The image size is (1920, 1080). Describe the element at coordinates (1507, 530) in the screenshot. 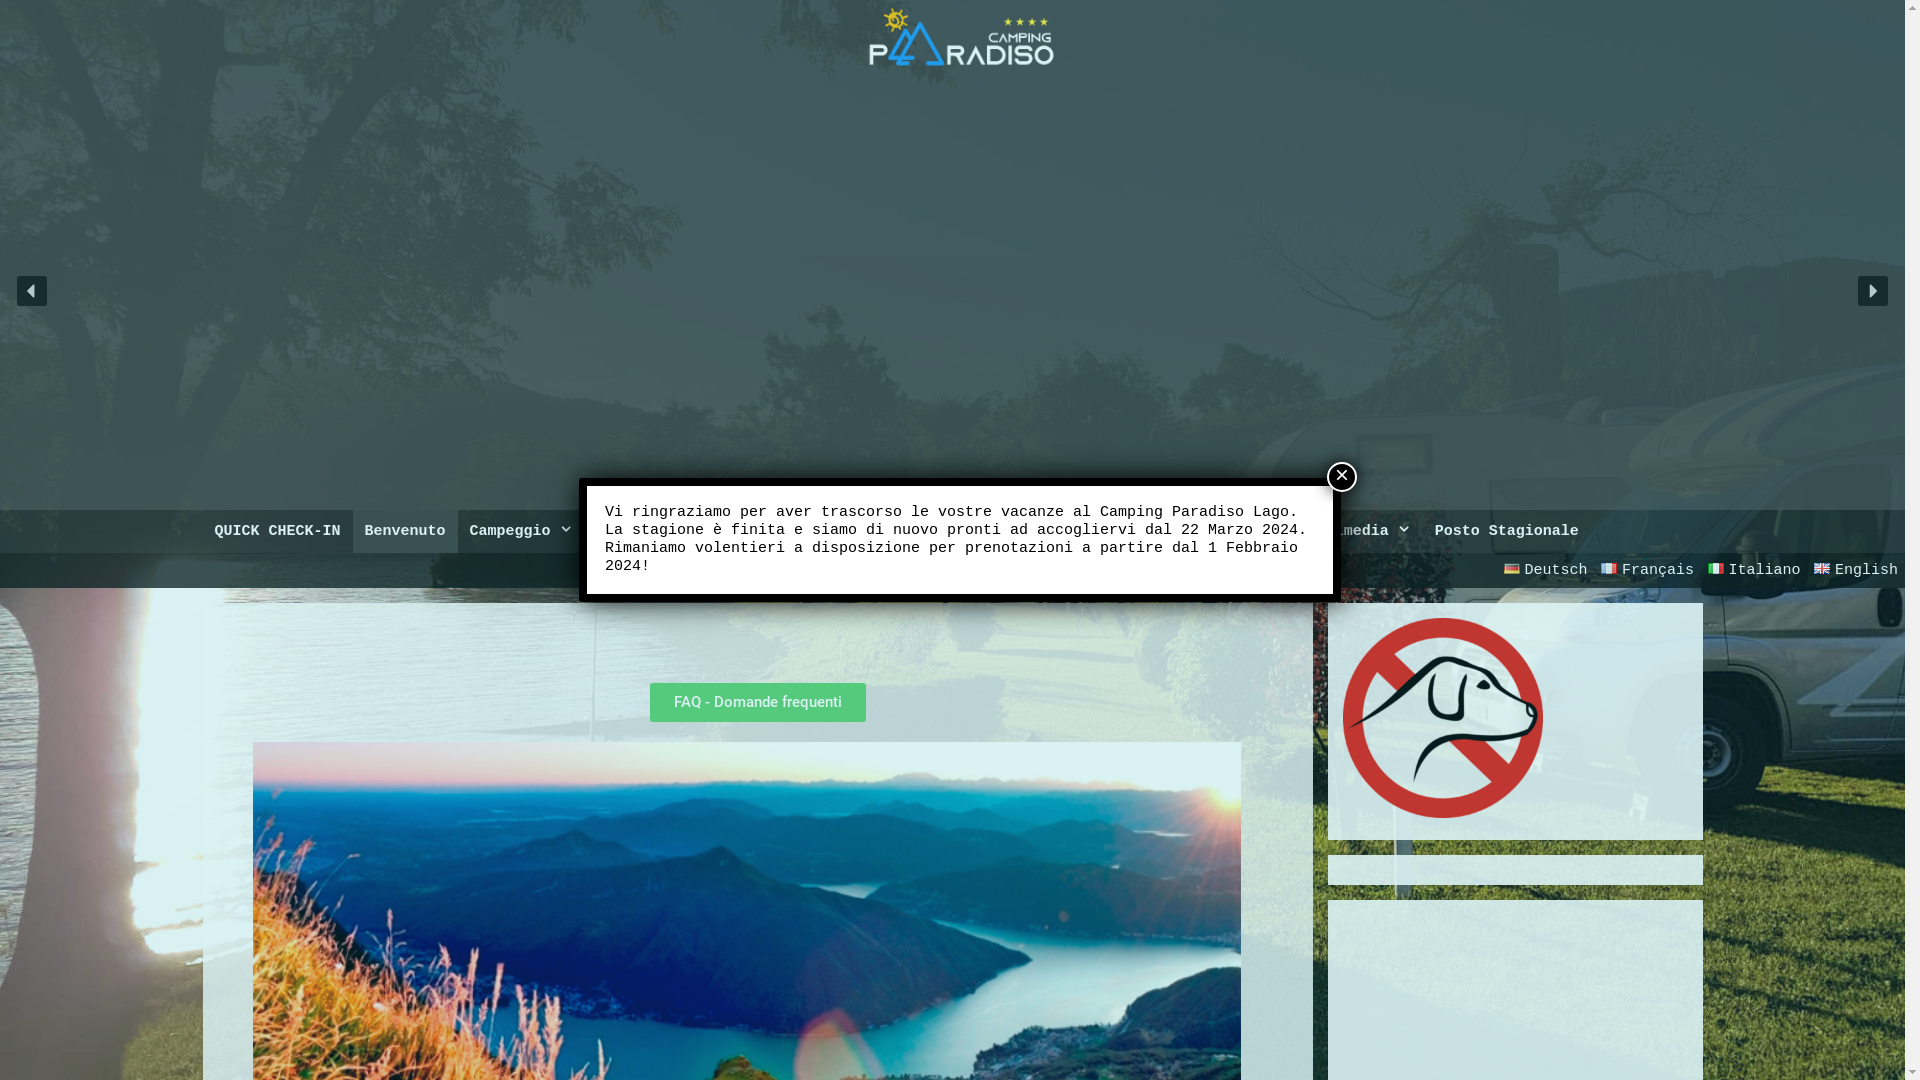

I see `'Posto Stagionale'` at that location.